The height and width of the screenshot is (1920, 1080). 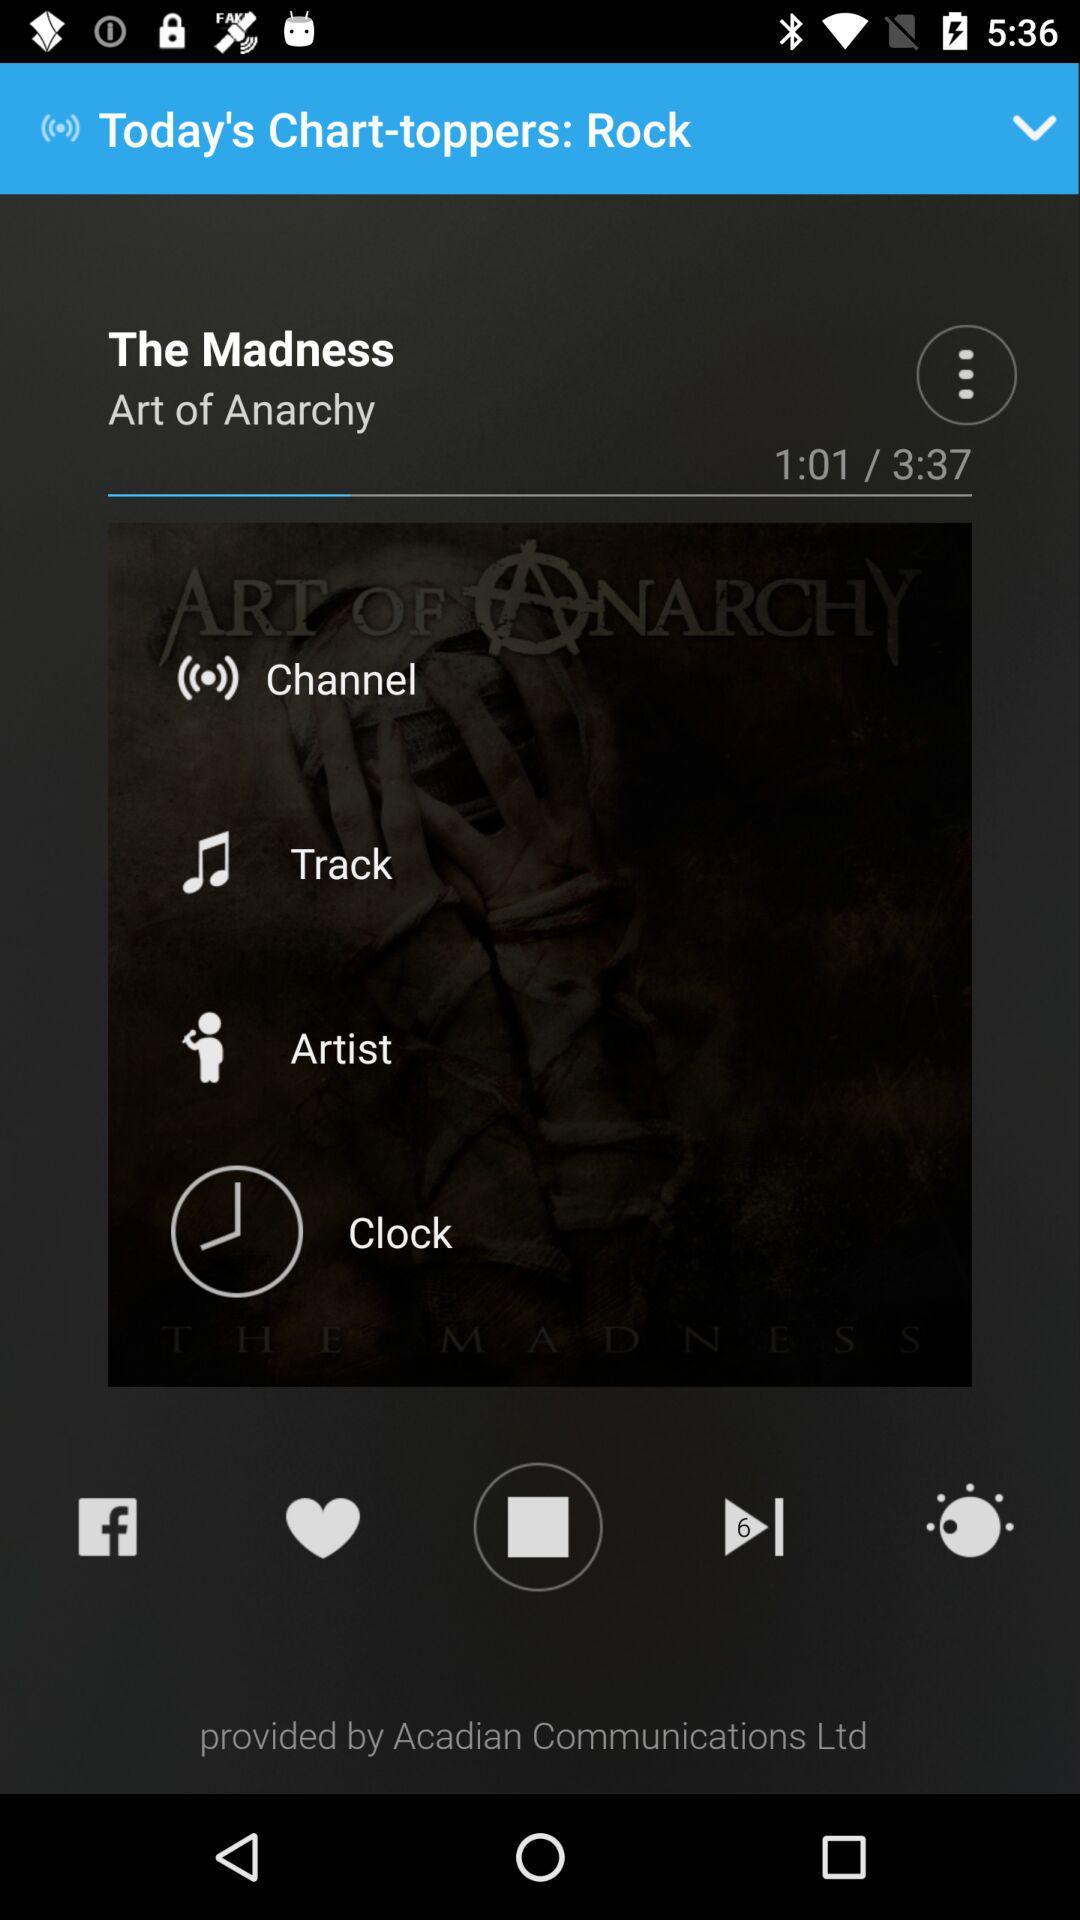 What do you see at coordinates (965, 374) in the screenshot?
I see `the more icon` at bounding box center [965, 374].